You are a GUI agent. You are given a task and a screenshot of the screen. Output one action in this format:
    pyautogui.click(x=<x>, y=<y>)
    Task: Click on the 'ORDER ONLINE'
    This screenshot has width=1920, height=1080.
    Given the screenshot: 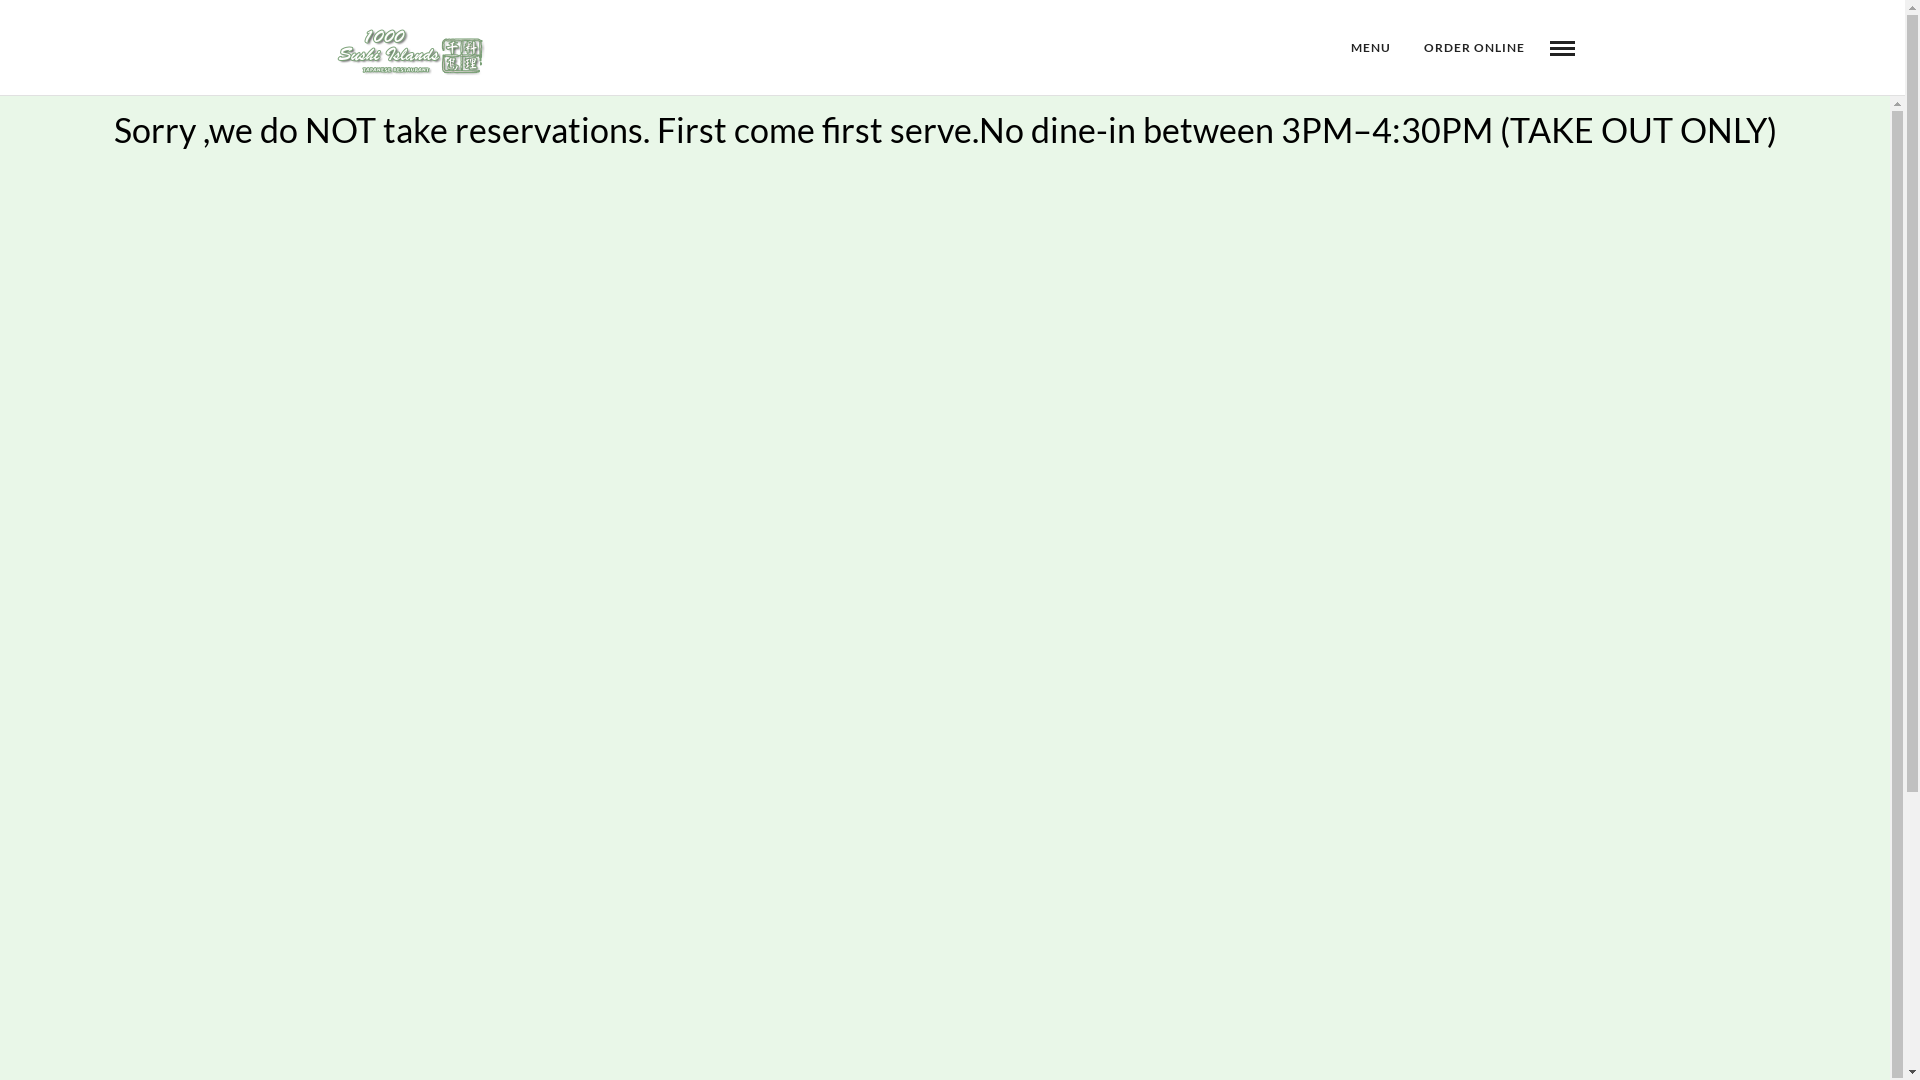 What is the action you would take?
    pyautogui.click(x=1474, y=47)
    